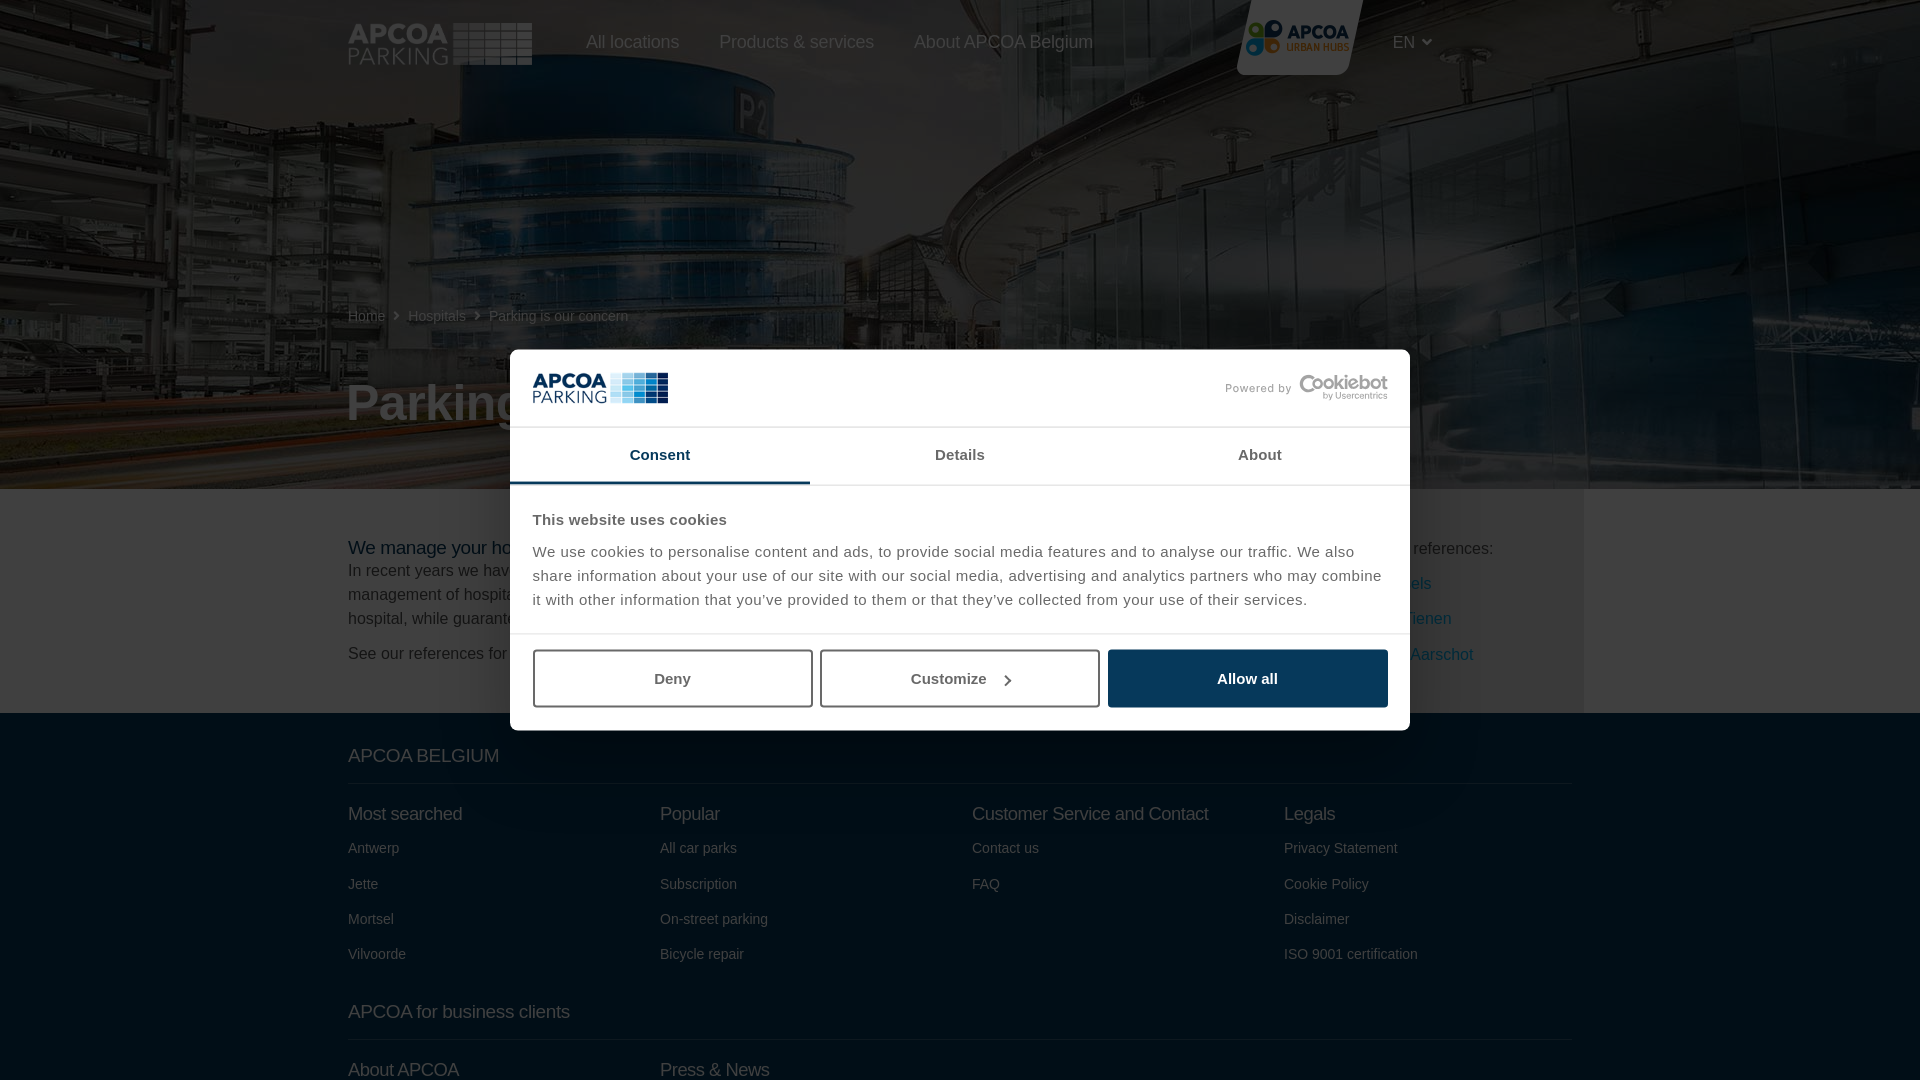  Describe the element at coordinates (672, 677) in the screenshot. I see `'Deny'` at that location.